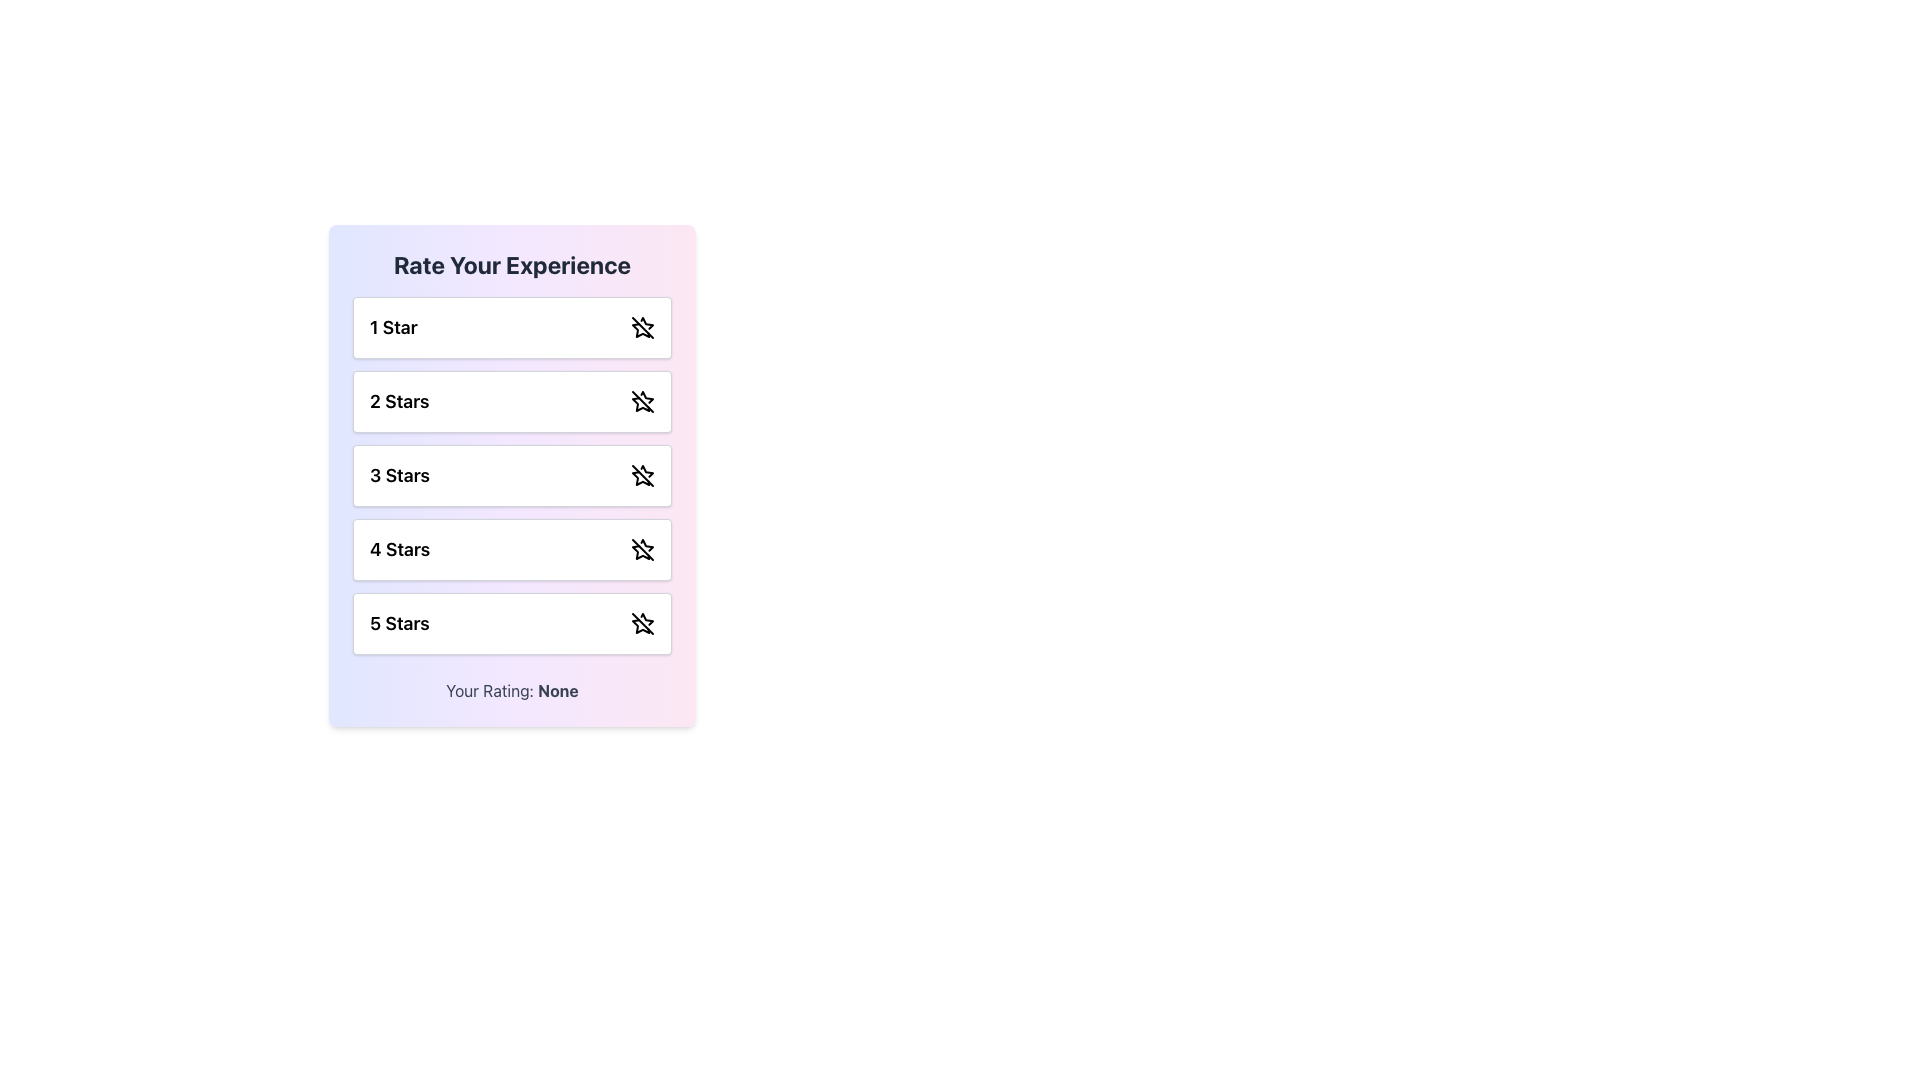 This screenshot has width=1920, height=1080. Describe the element at coordinates (643, 550) in the screenshot. I see `the 4-star rating icon adjacent to the text '4 Stars'` at that location.